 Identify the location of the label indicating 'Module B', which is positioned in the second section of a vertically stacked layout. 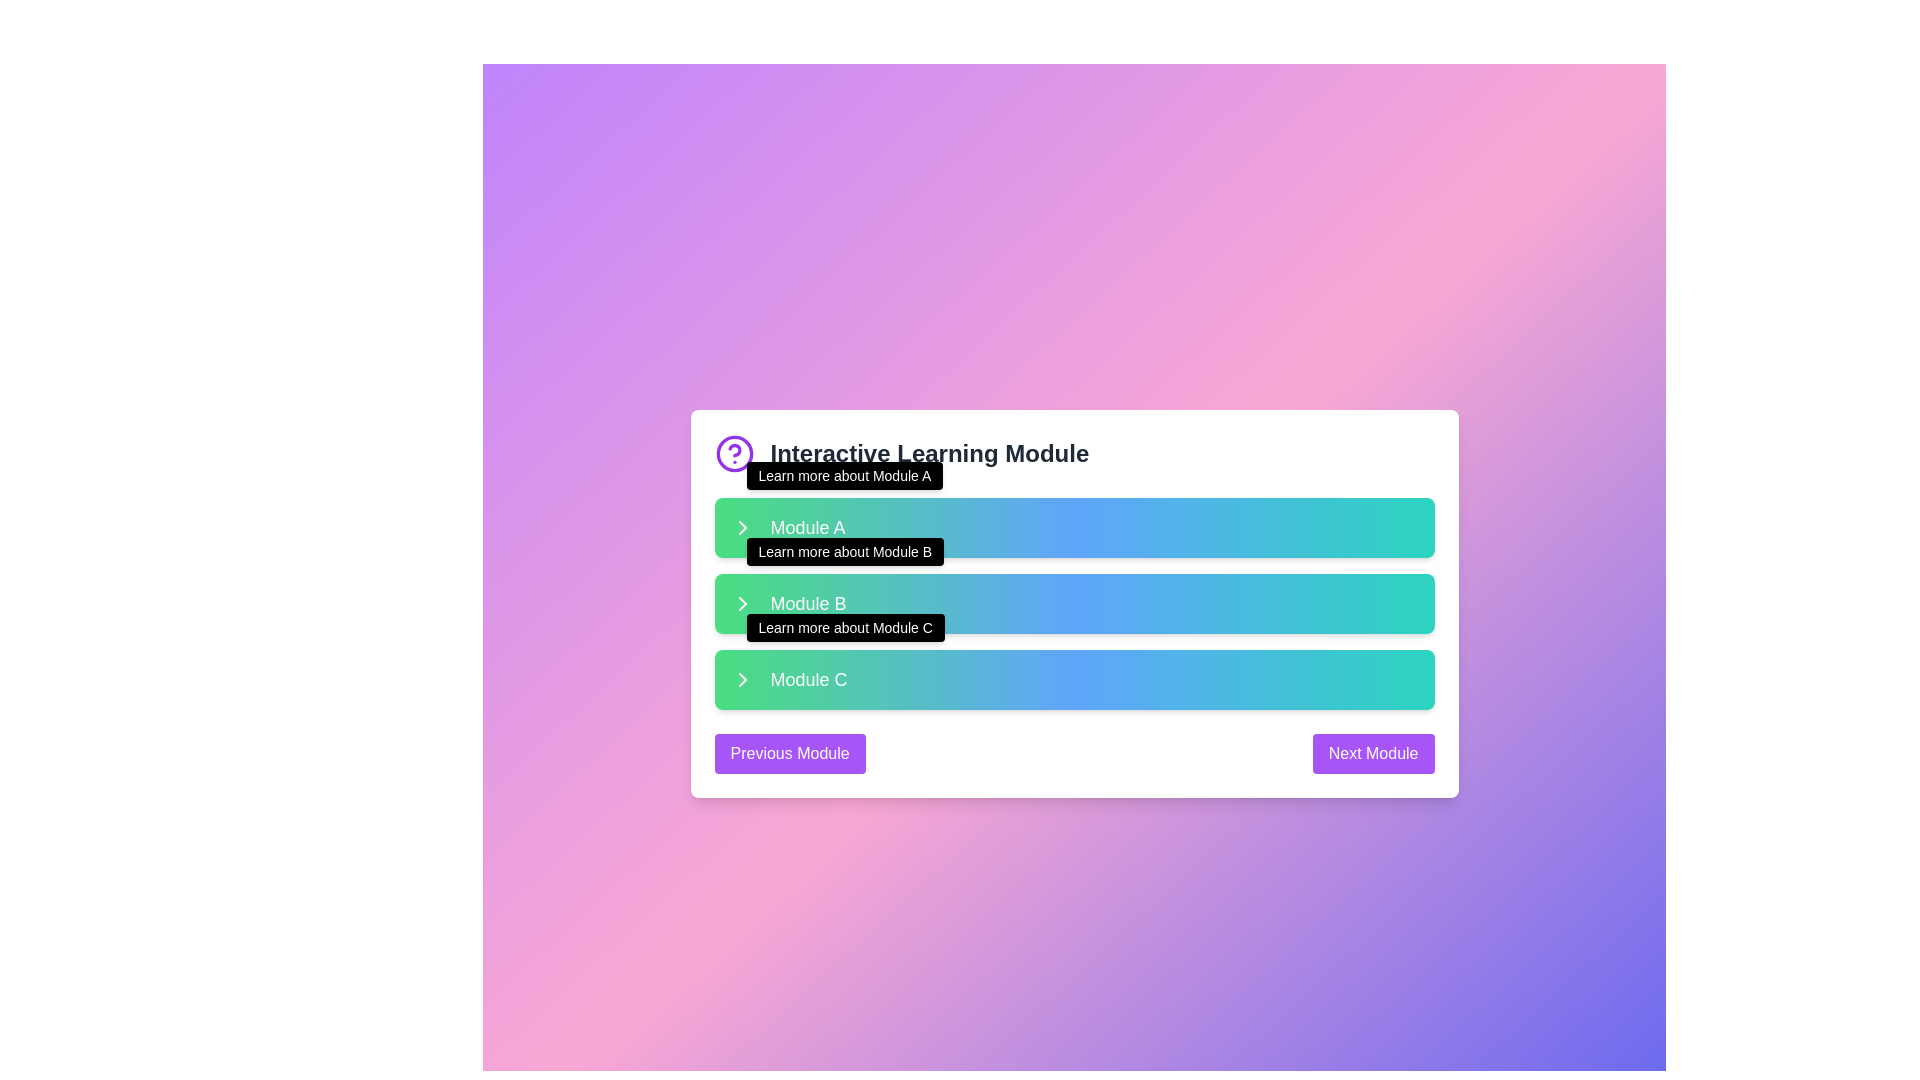
(808, 603).